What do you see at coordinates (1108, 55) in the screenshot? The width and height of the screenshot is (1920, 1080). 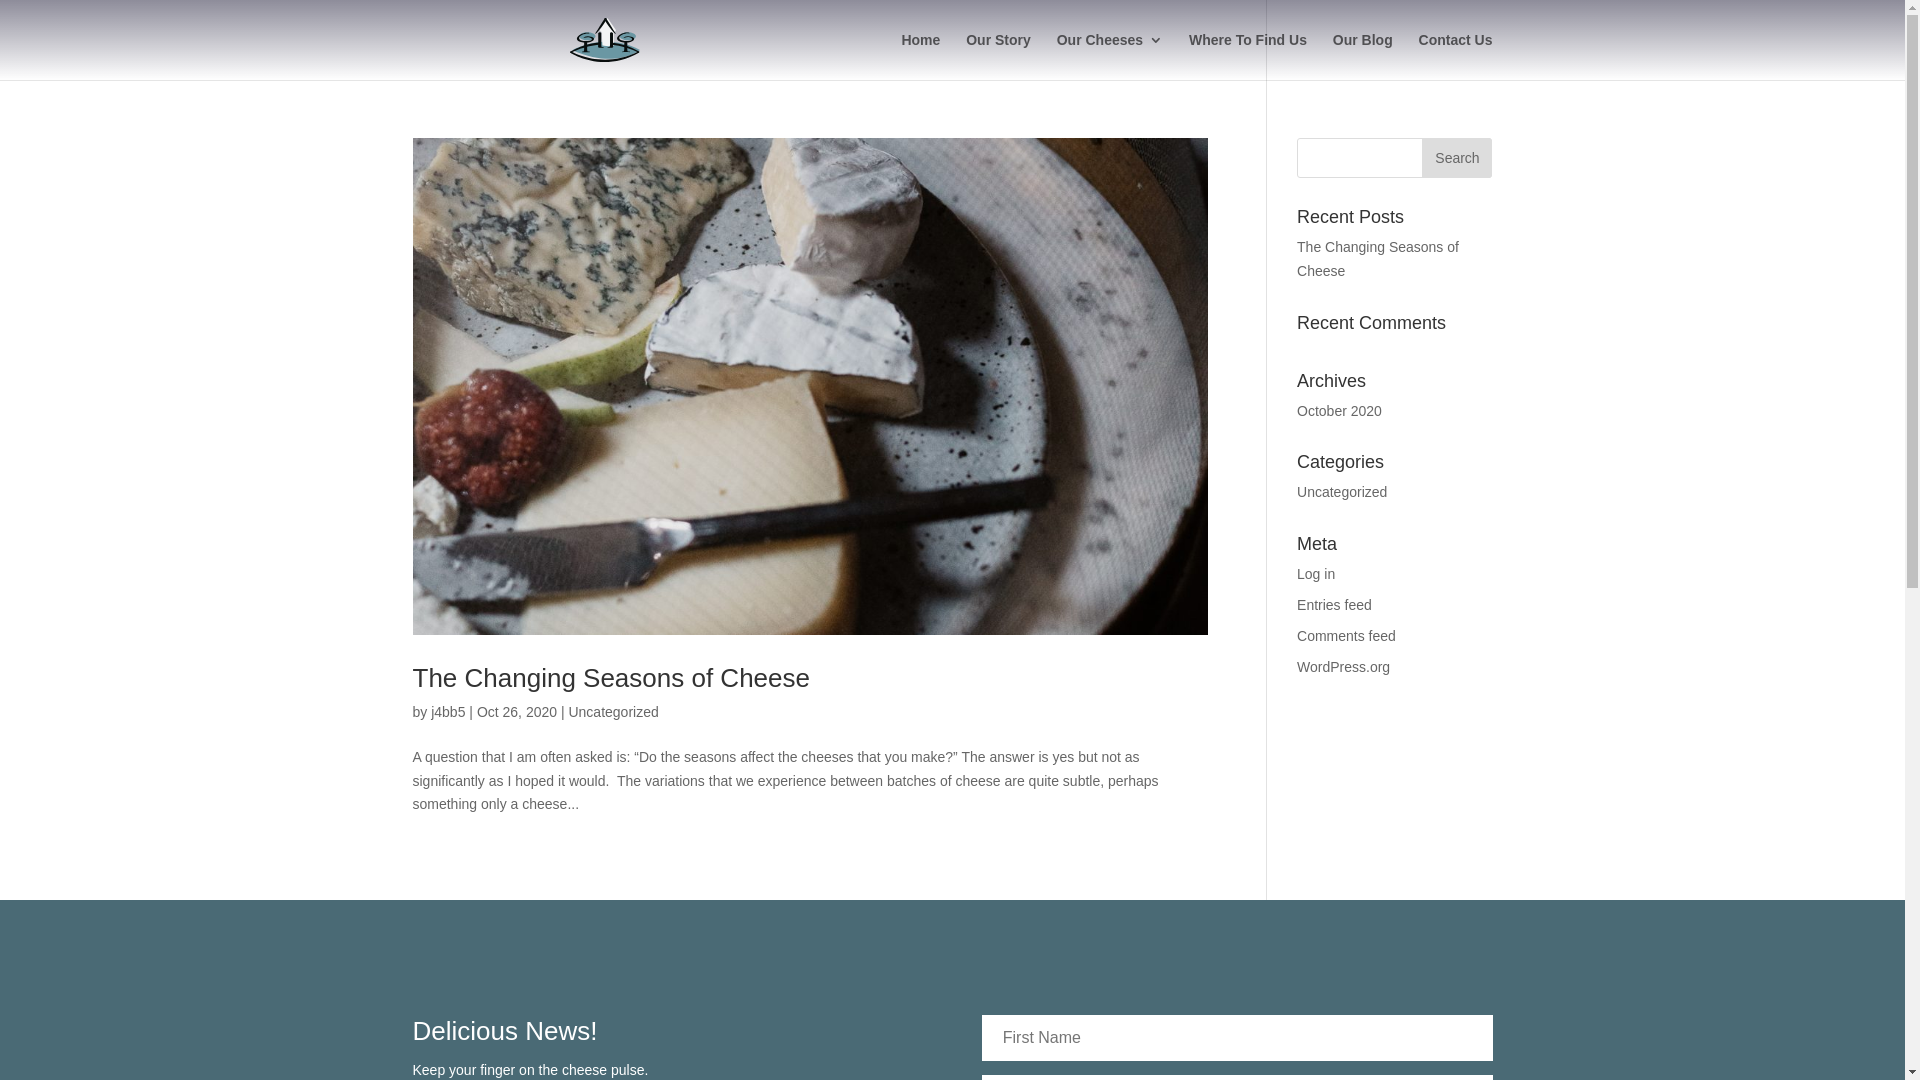 I see `'Our Cheeses'` at bounding box center [1108, 55].